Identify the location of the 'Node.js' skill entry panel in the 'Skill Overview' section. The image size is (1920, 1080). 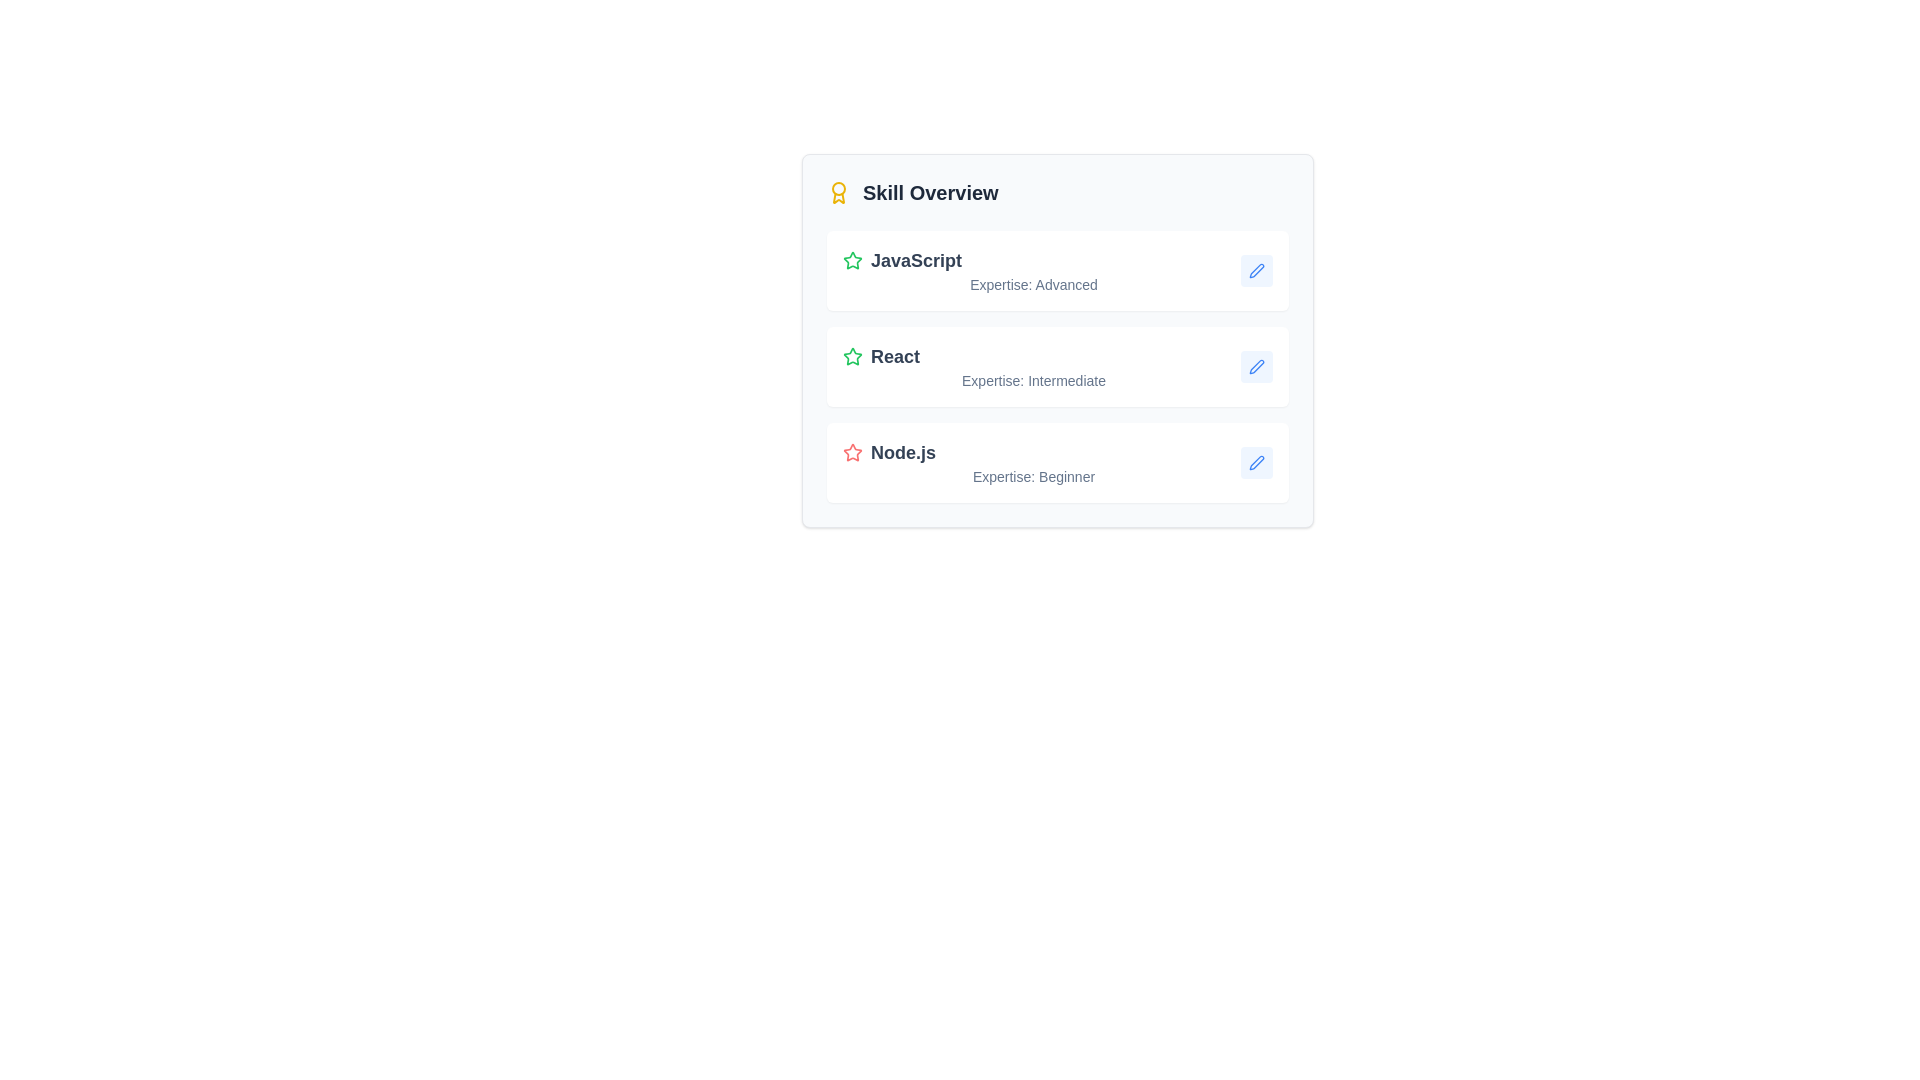
(1056, 462).